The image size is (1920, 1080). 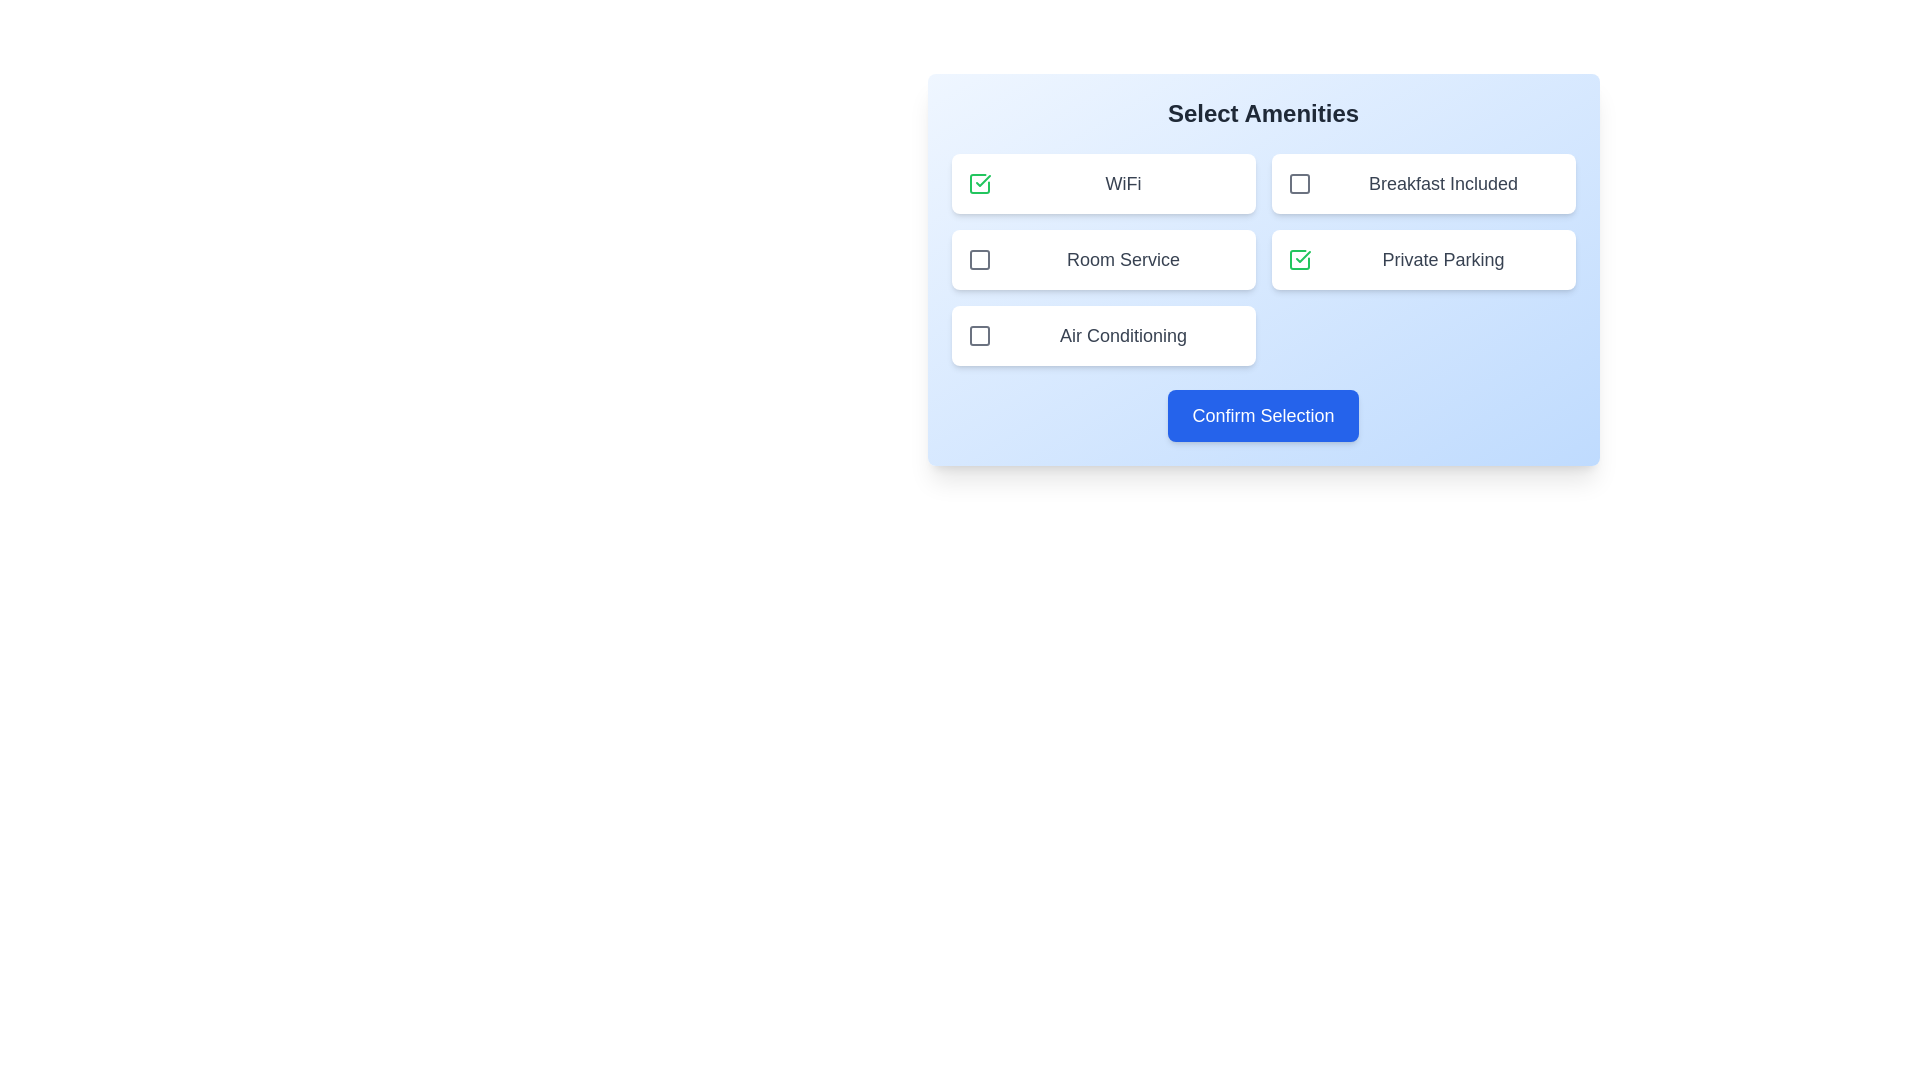 I want to click on the bold, centered static text heading located at the top of the light blue card, which is styled in dark gray and serves as the primary heading above the grid of selectable options, so click(x=1262, y=114).